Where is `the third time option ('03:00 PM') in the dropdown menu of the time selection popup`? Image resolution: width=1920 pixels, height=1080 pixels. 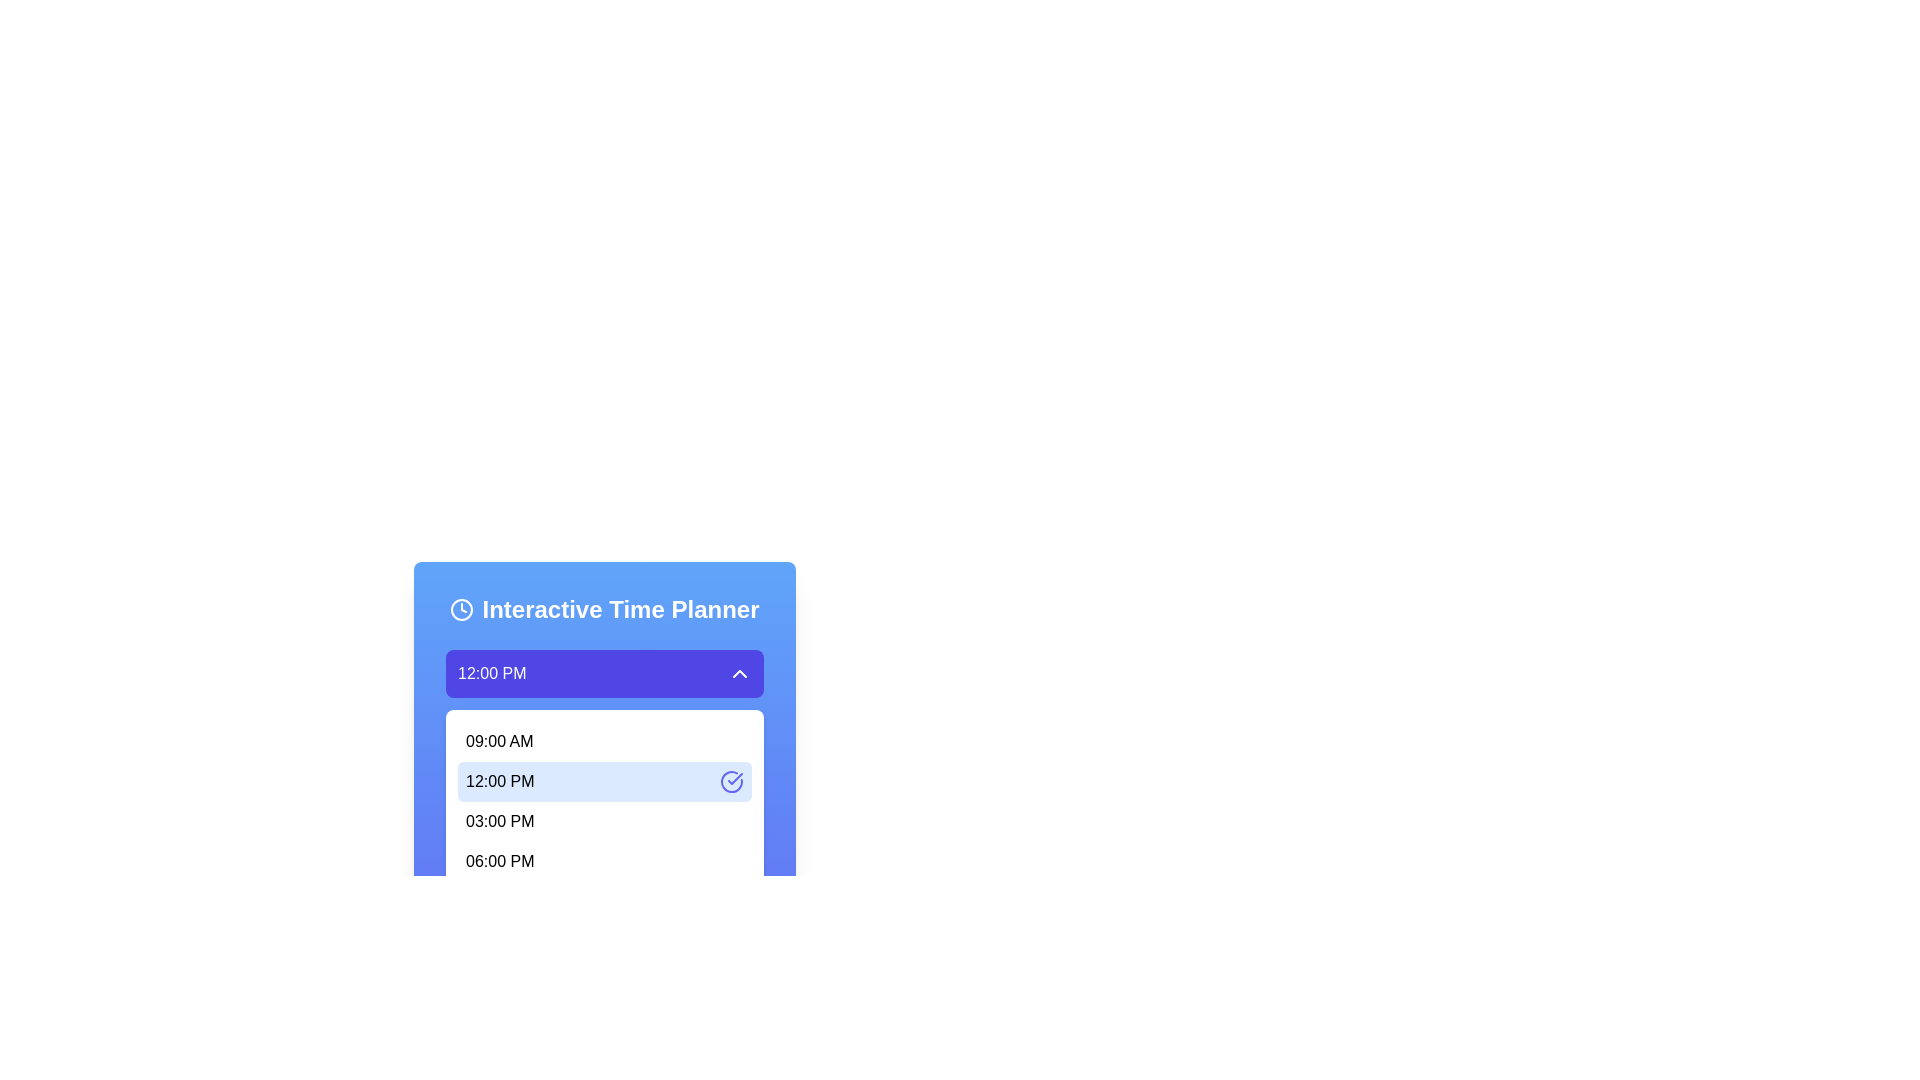 the third time option ('03:00 PM') in the dropdown menu of the time selection popup is located at coordinates (603, 821).